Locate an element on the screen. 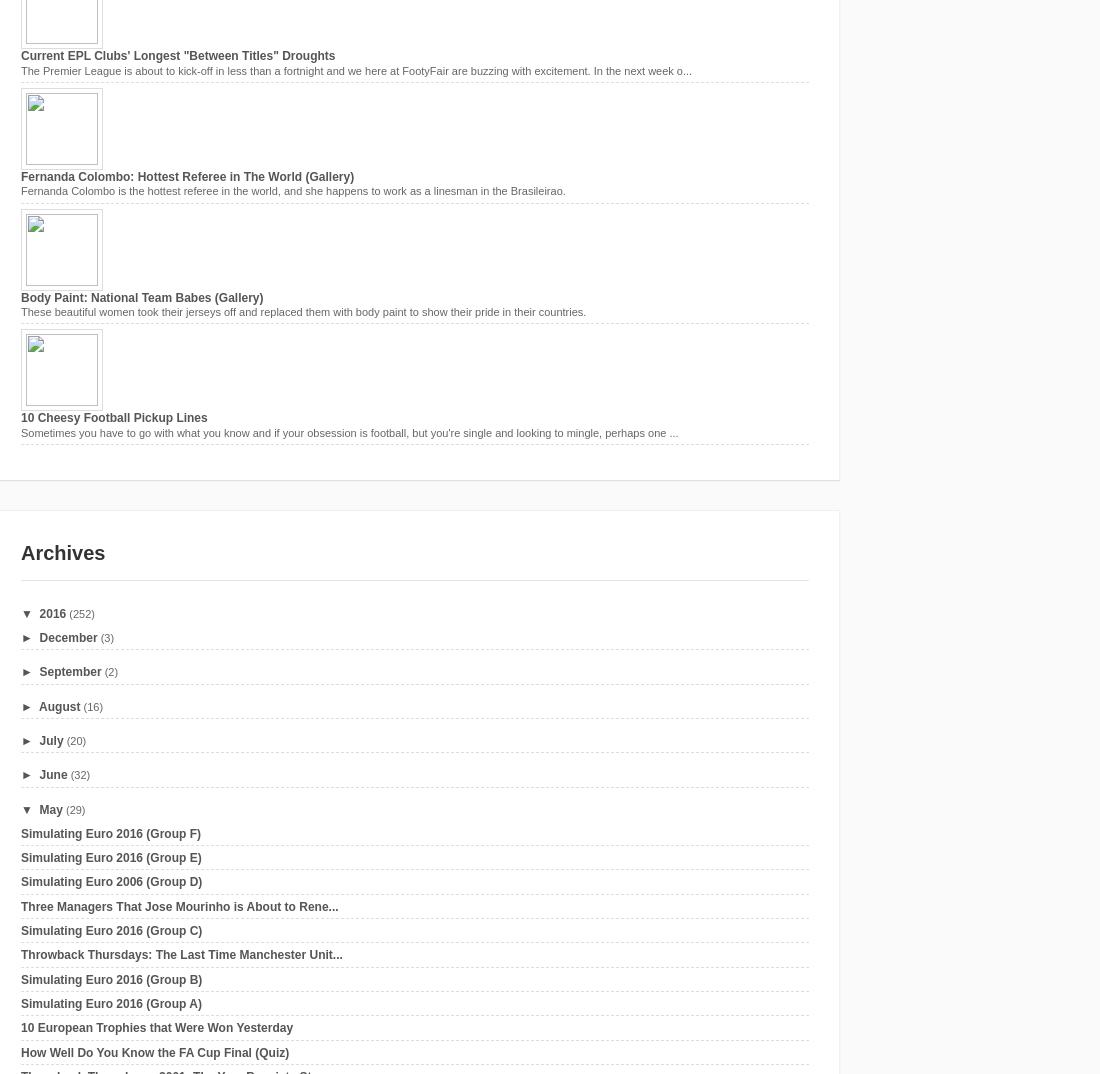 This screenshot has height=1074, width=1100. 'Body Paint: National Team Babes (Gallery)' is located at coordinates (141, 296).